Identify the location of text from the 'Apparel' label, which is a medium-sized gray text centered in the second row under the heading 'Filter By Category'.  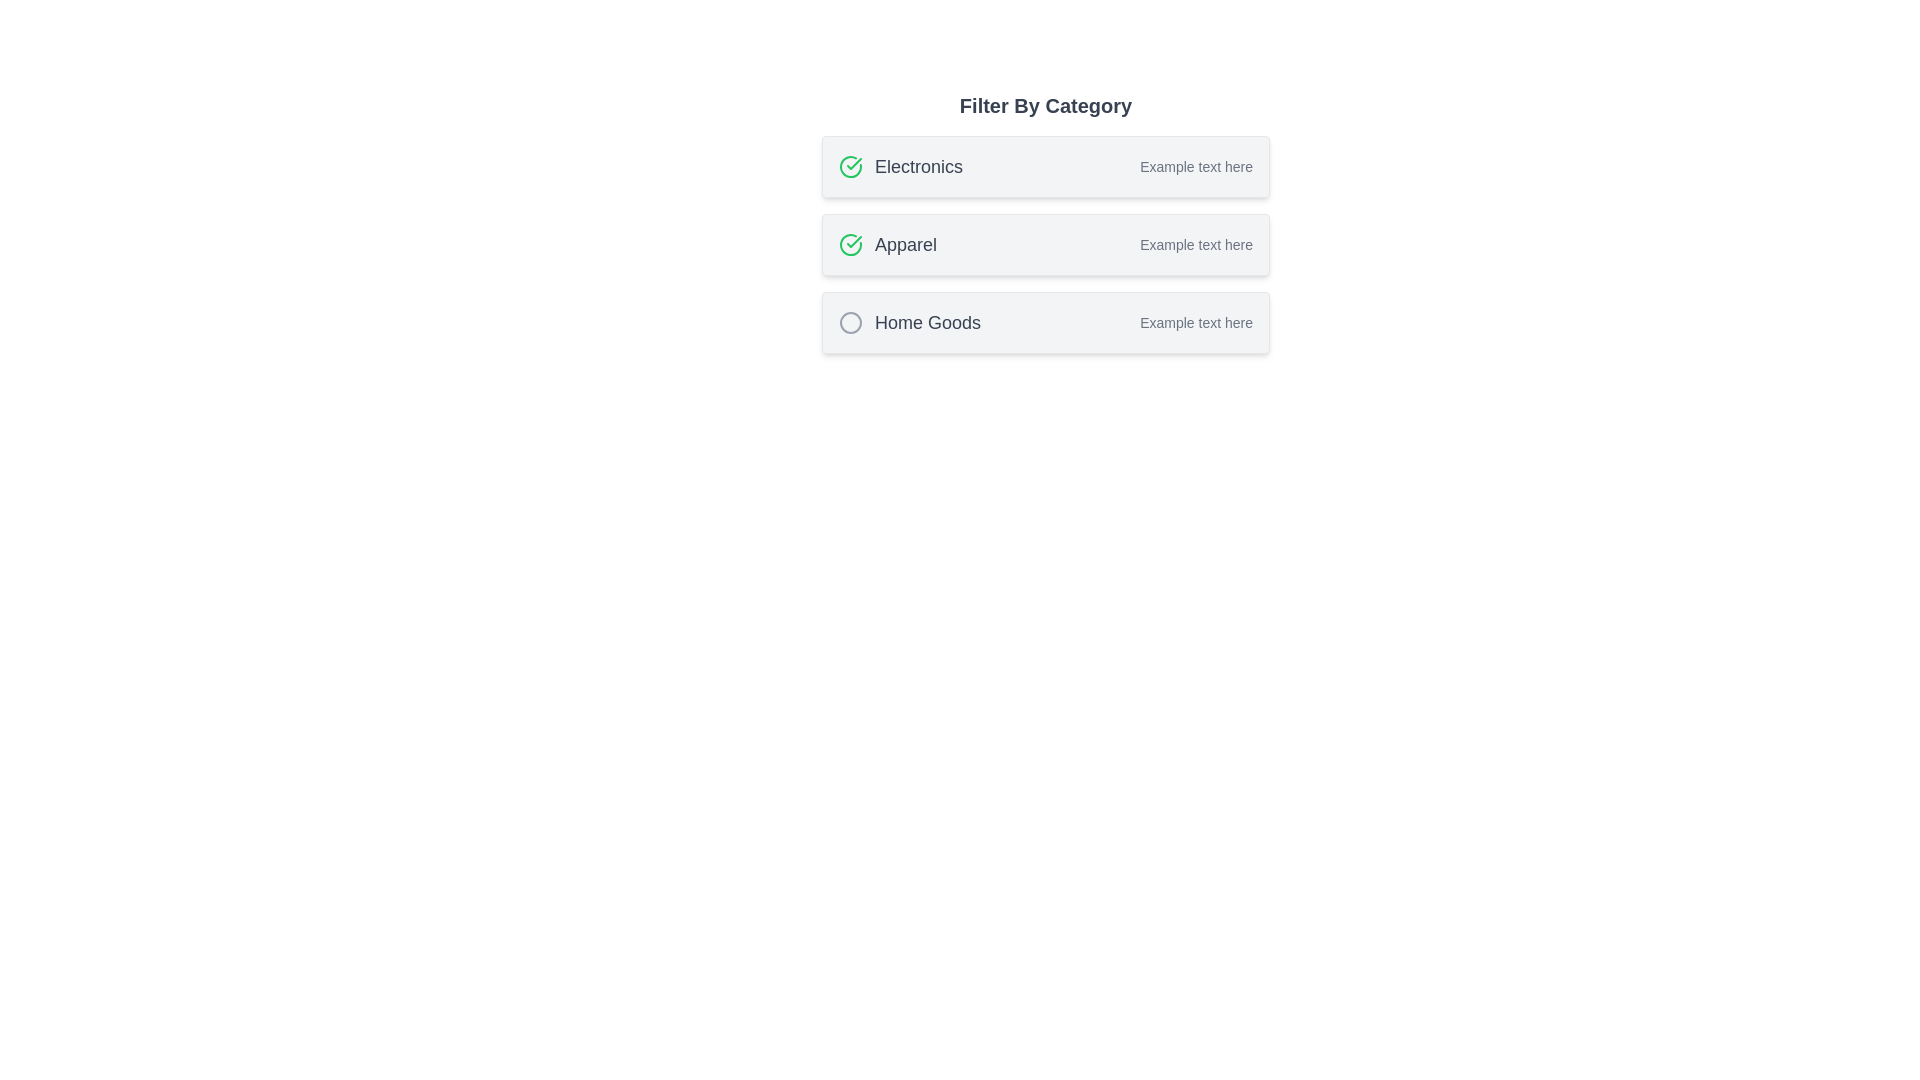
(905, 244).